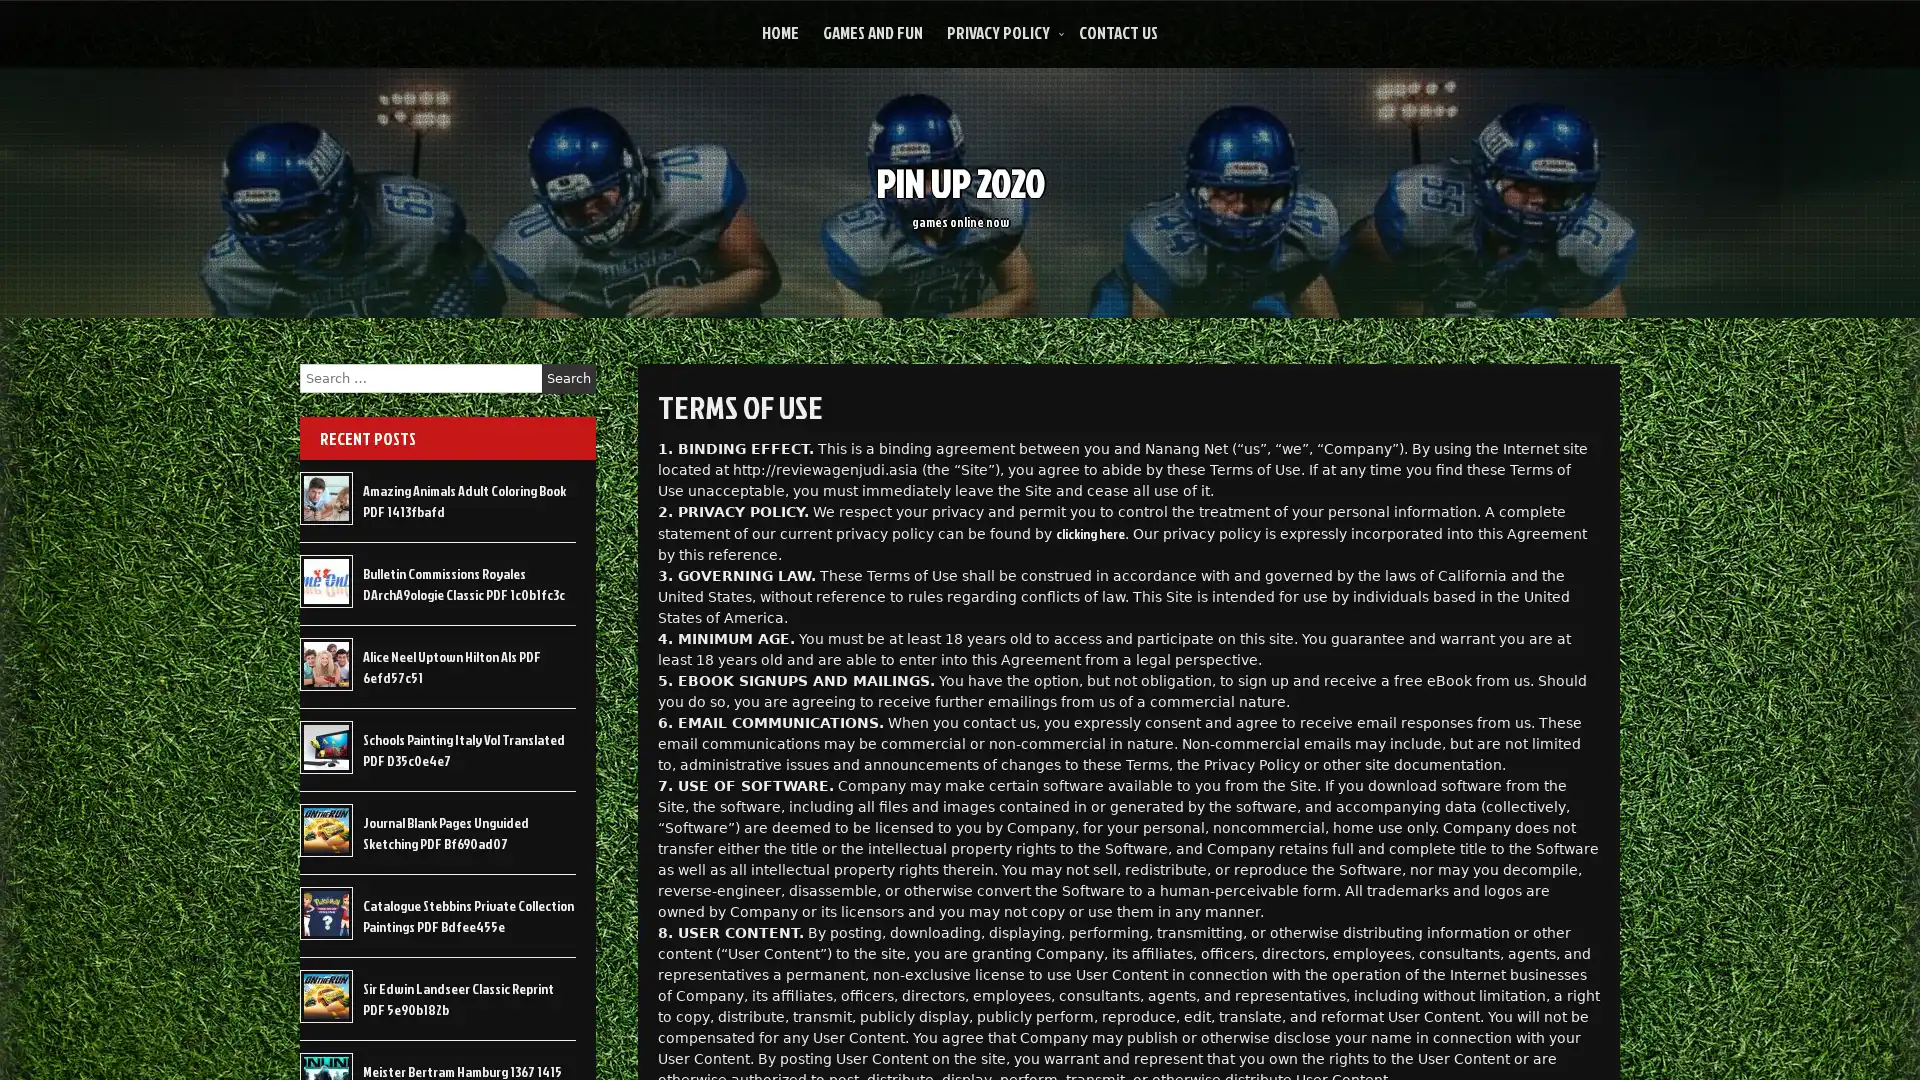 This screenshot has height=1080, width=1920. What do you see at coordinates (568, 378) in the screenshot?
I see `Search` at bounding box center [568, 378].